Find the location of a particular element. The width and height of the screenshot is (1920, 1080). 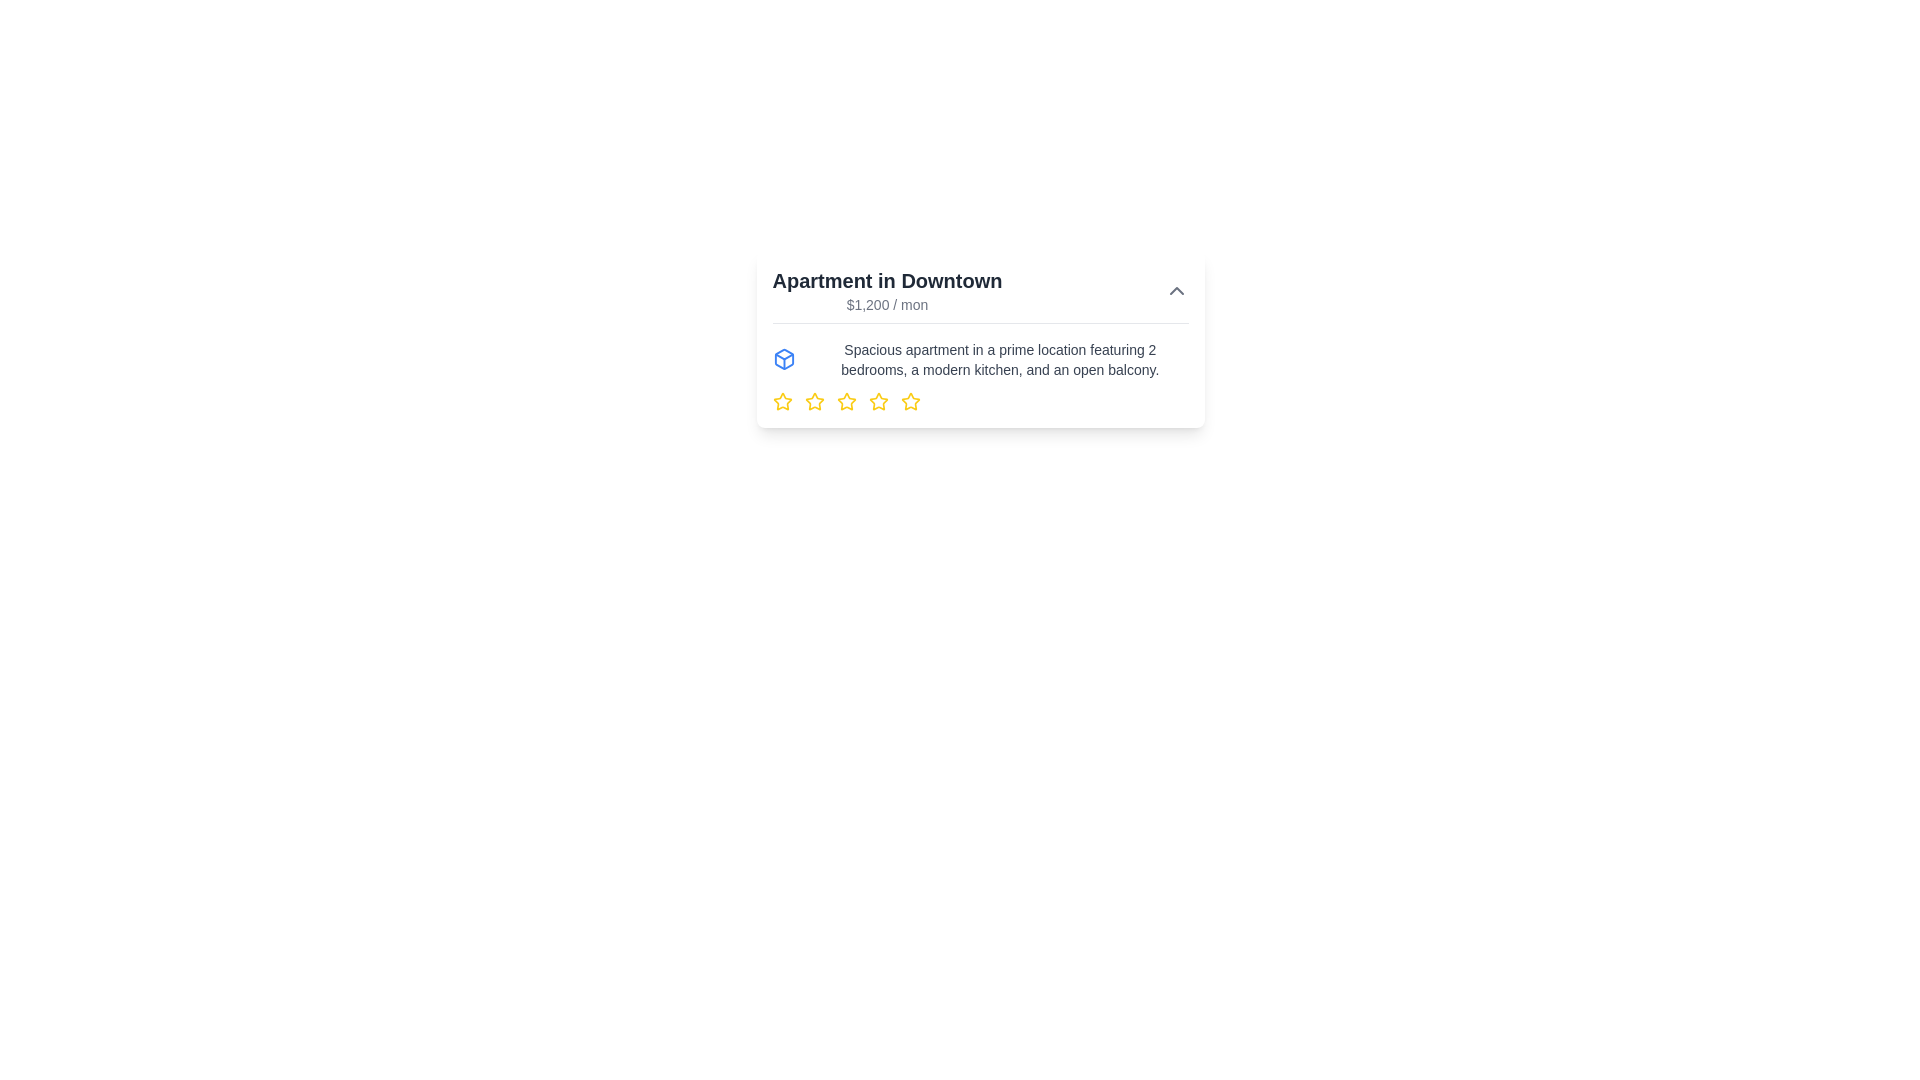

the text block containing the title 'Apartment in Downtown' and the subtext '$1,200 / mon' is located at coordinates (886, 290).